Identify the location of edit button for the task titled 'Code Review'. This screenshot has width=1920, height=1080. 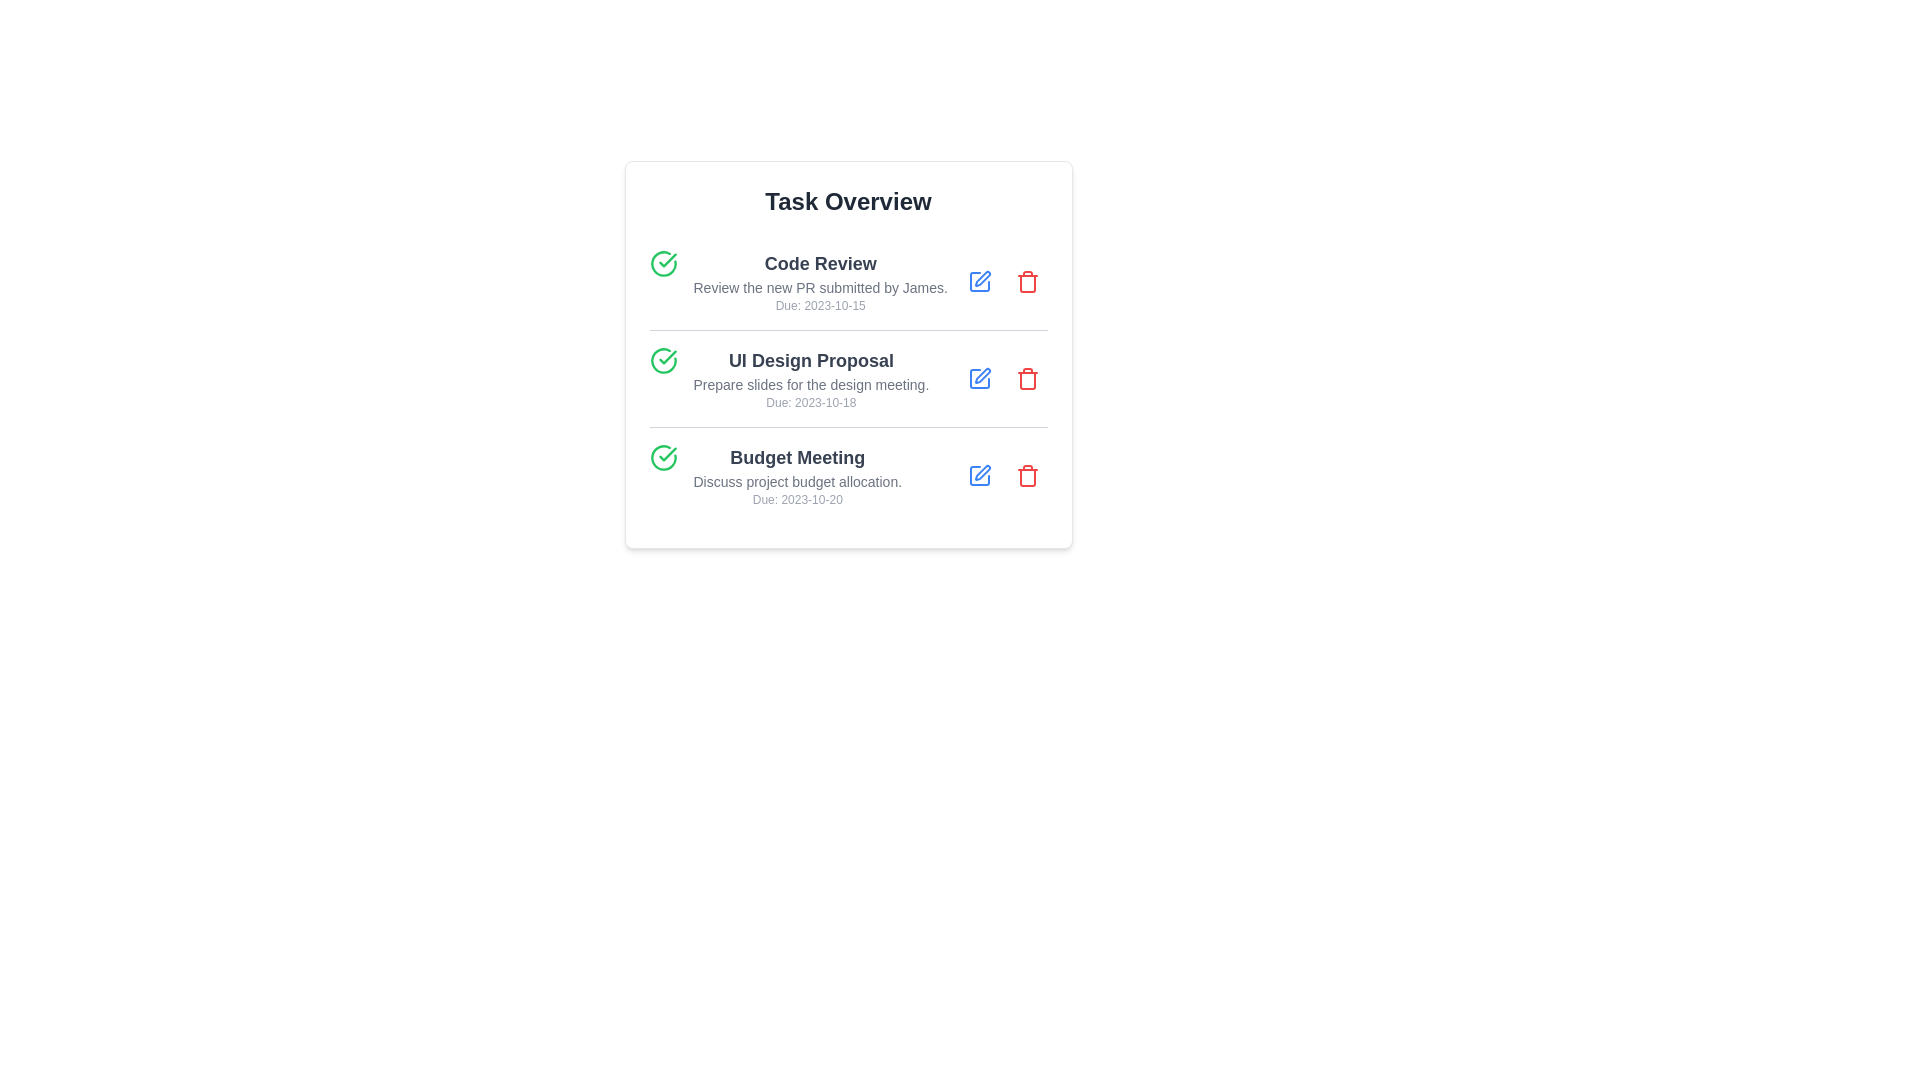
(979, 281).